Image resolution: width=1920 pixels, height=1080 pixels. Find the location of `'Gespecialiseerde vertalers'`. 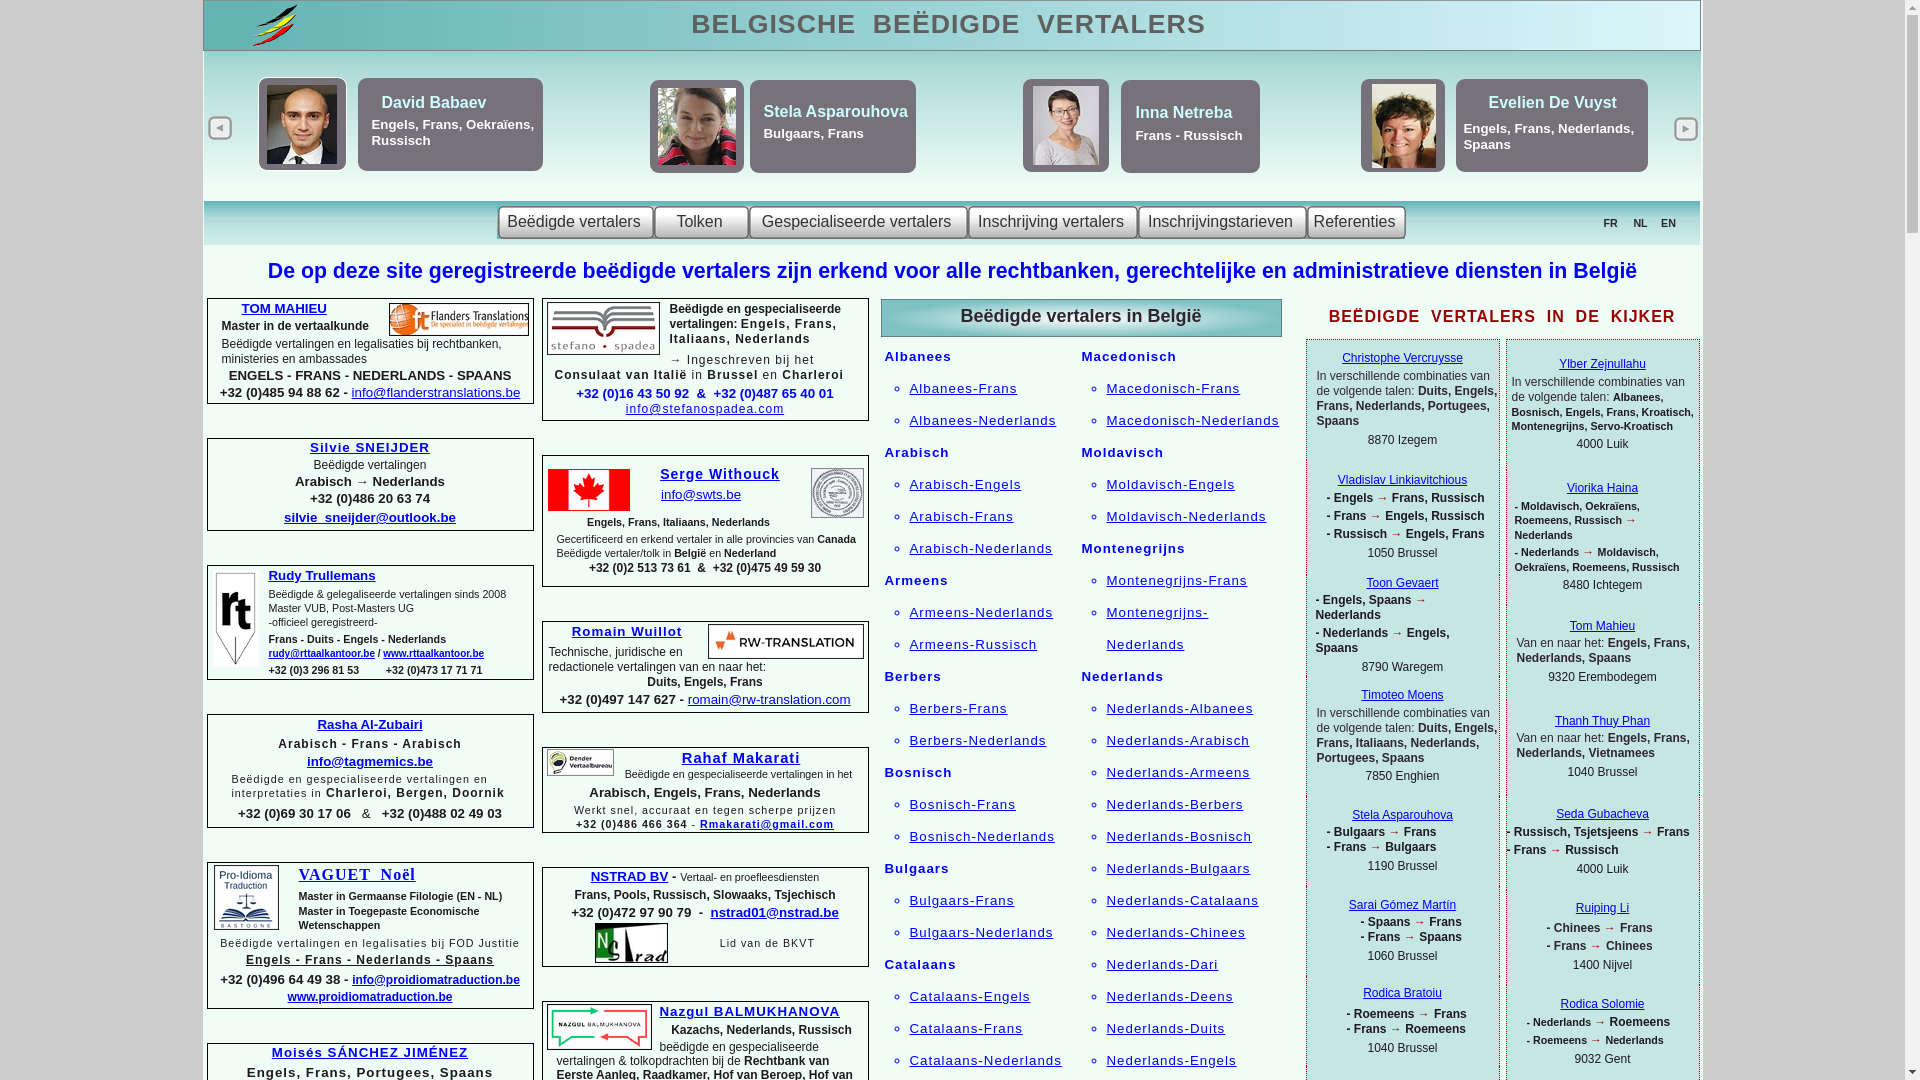

'Gespecialiseerde vertalers' is located at coordinates (857, 222).